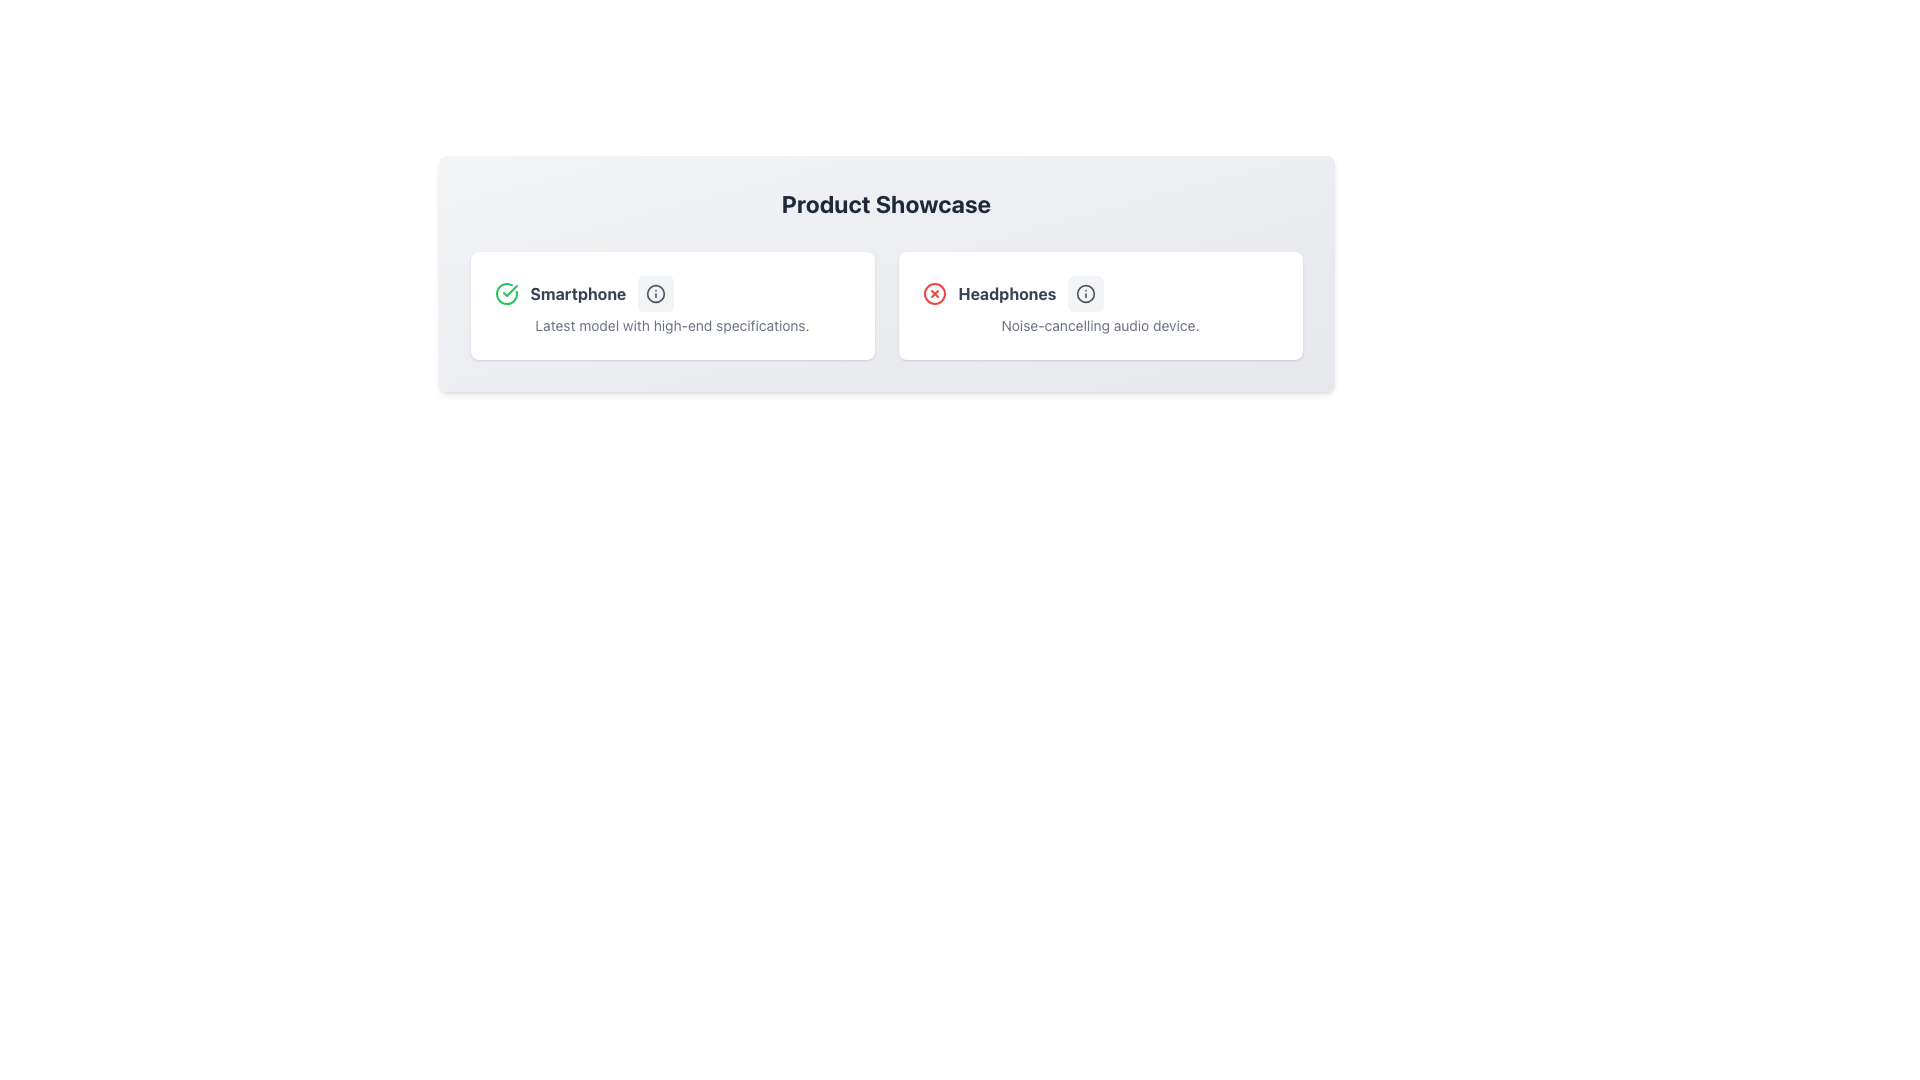  Describe the element at coordinates (1085, 293) in the screenshot. I see `the information icon located in the right panel of the interface, next to the 'Headphones' card title` at that location.